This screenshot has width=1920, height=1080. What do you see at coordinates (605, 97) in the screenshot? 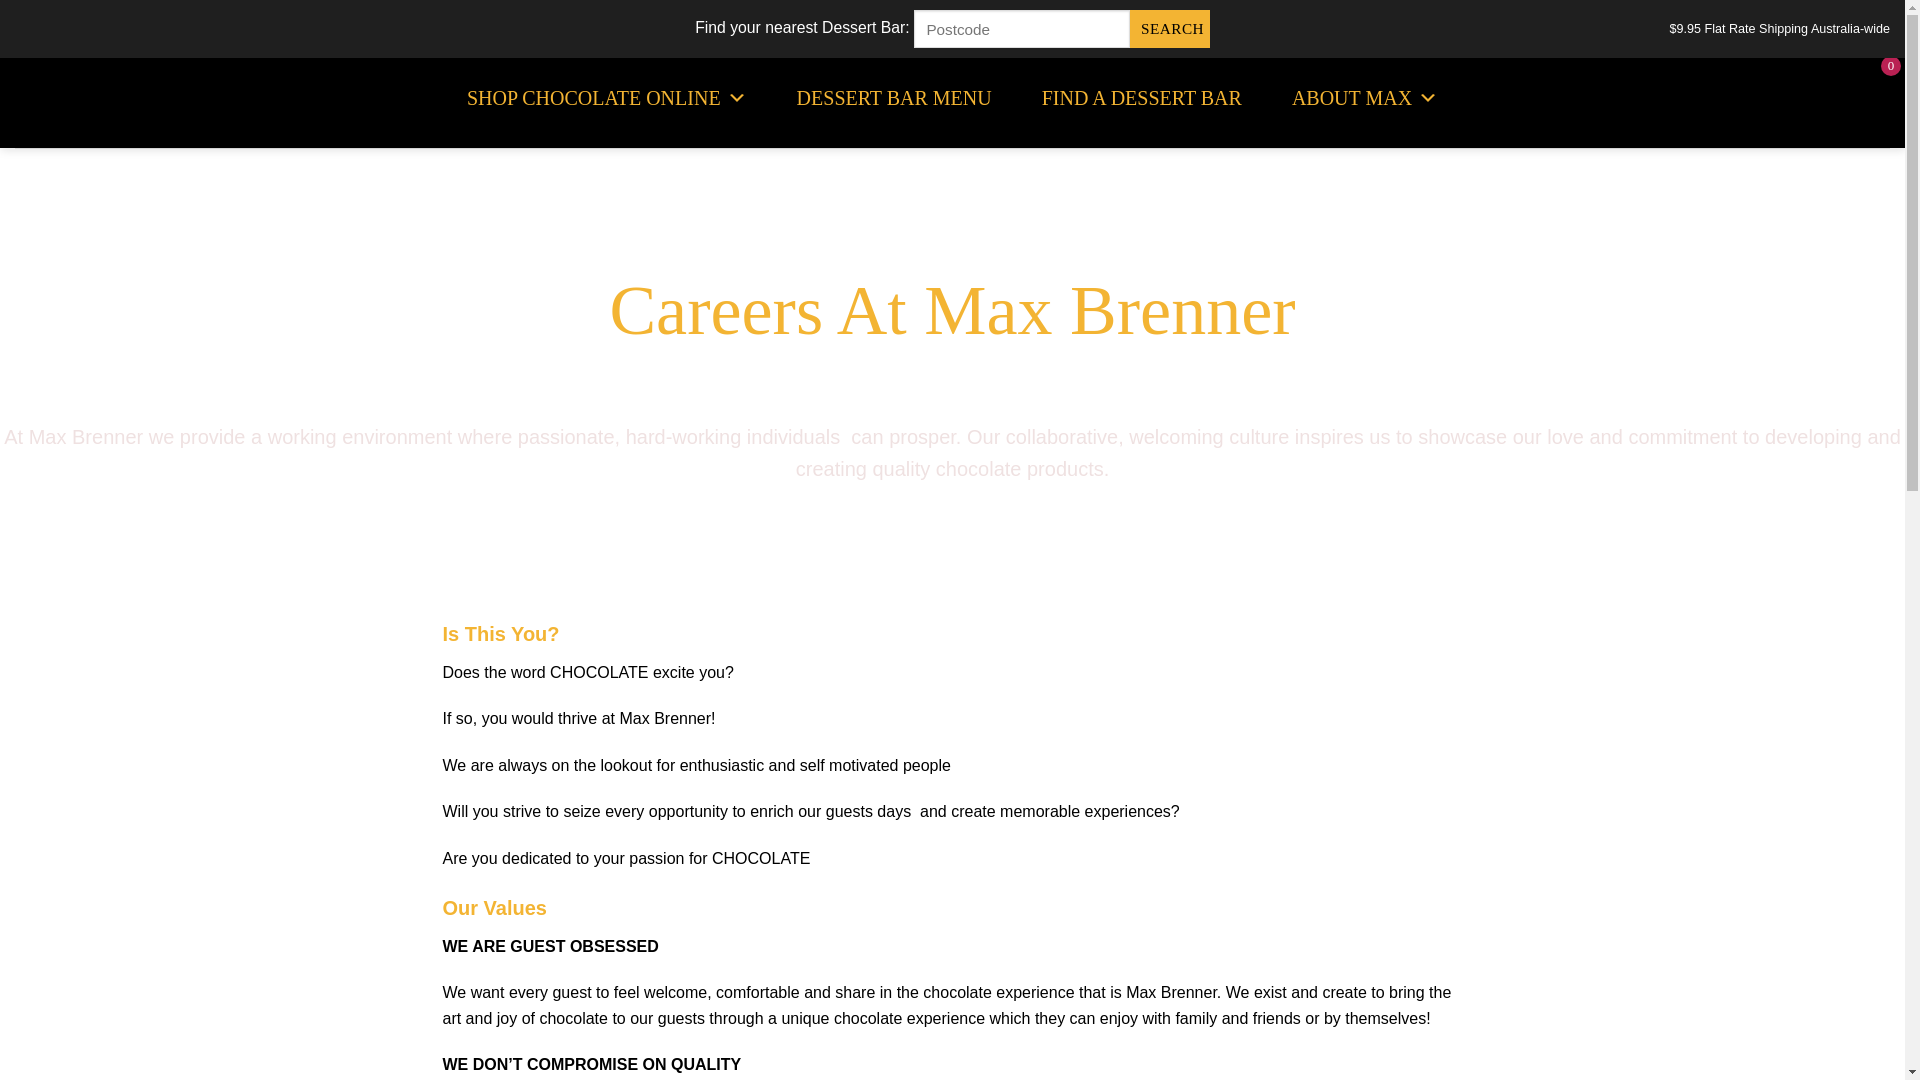
I see `'SHOP CHOCOLATE ONLINE'` at bounding box center [605, 97].